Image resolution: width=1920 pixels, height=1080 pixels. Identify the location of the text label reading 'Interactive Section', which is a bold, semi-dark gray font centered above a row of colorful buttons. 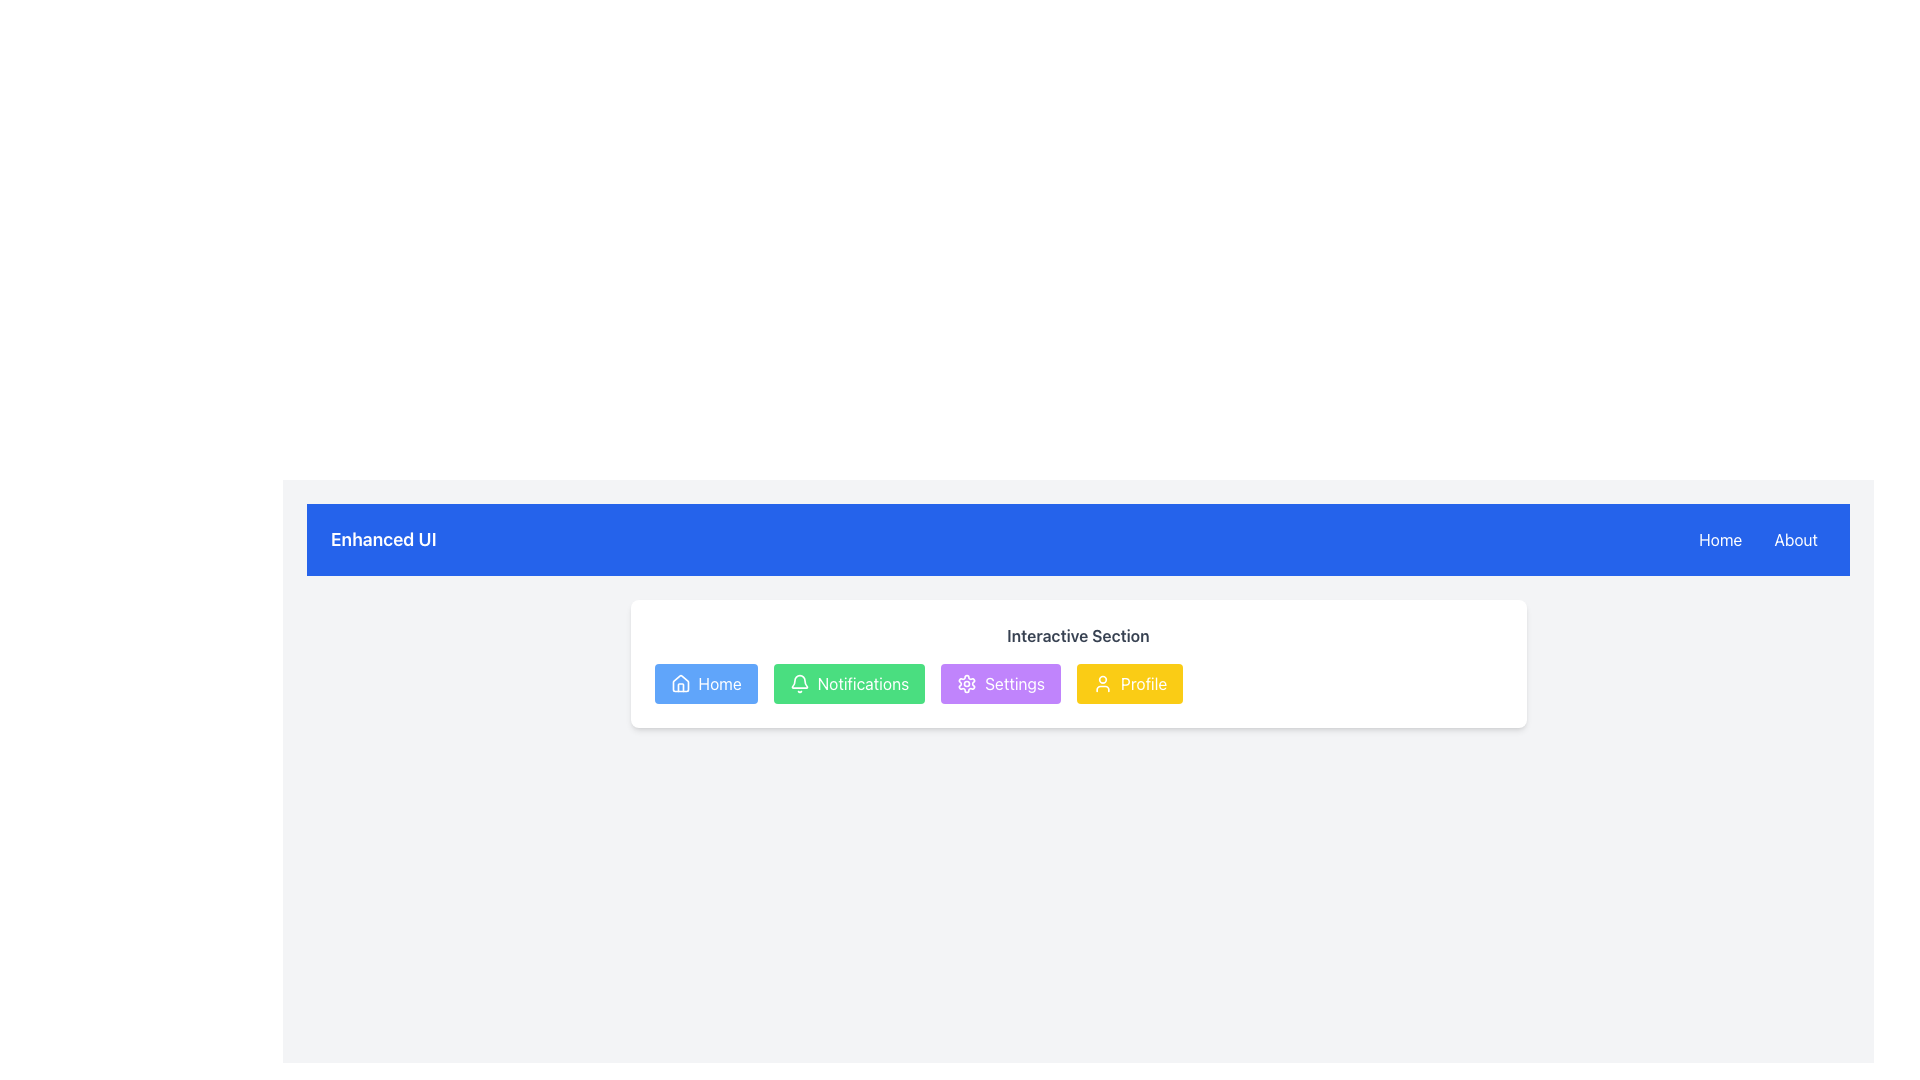
(1077, 636).